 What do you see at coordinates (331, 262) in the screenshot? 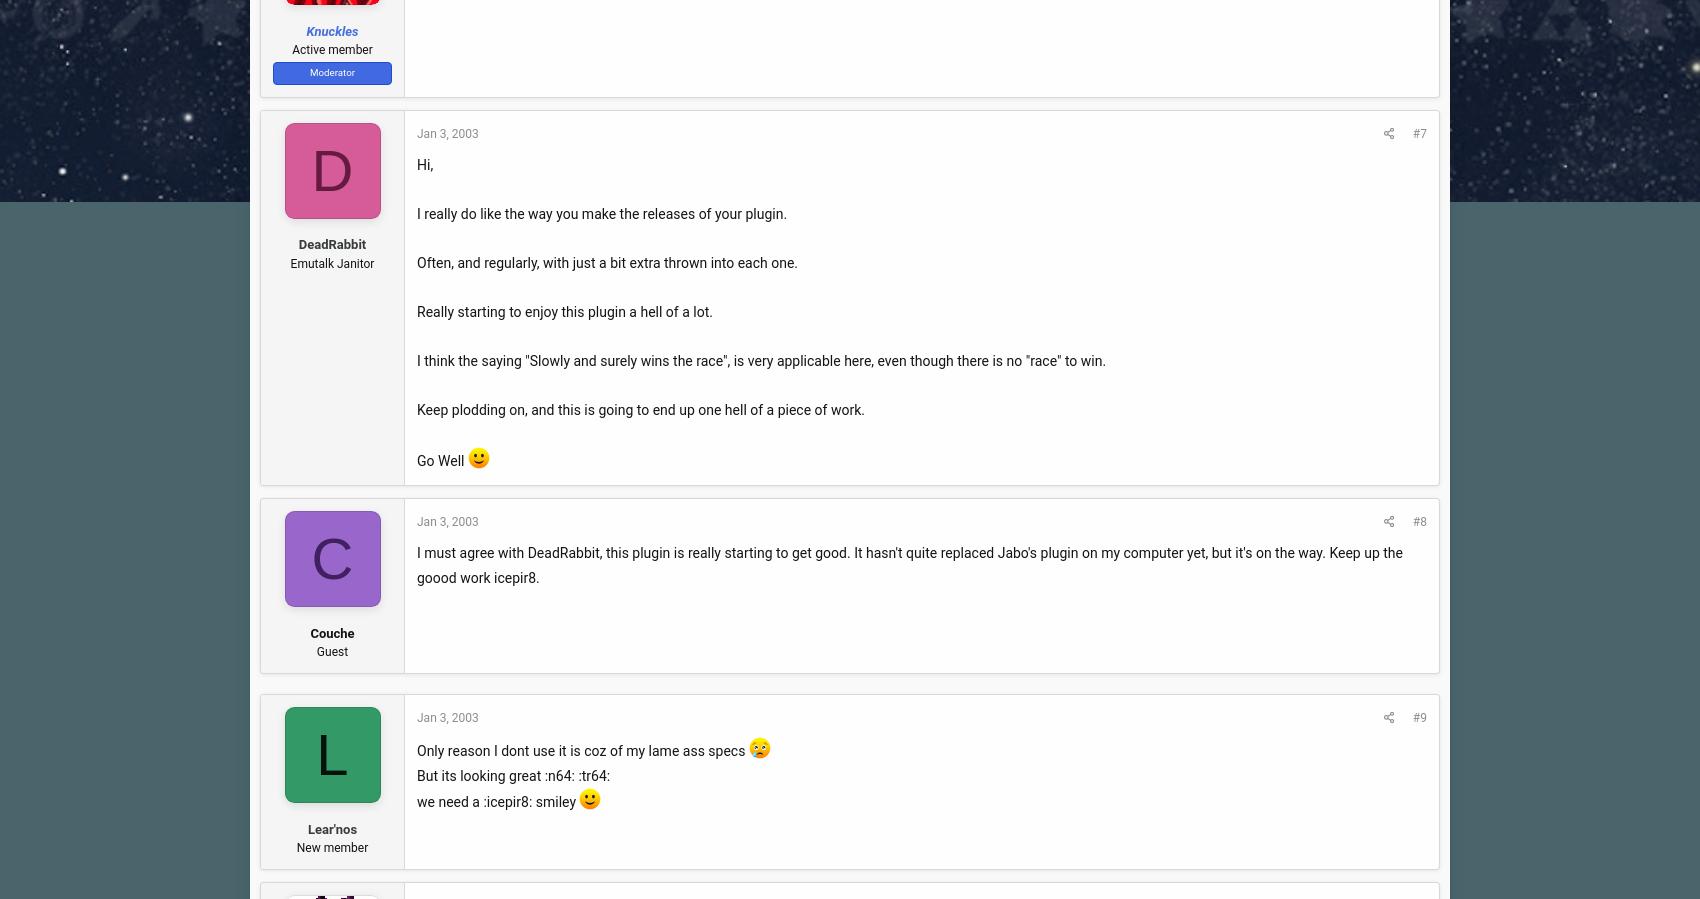
I see `'Emutalk Janitor'` at bounding box center [331, 262].